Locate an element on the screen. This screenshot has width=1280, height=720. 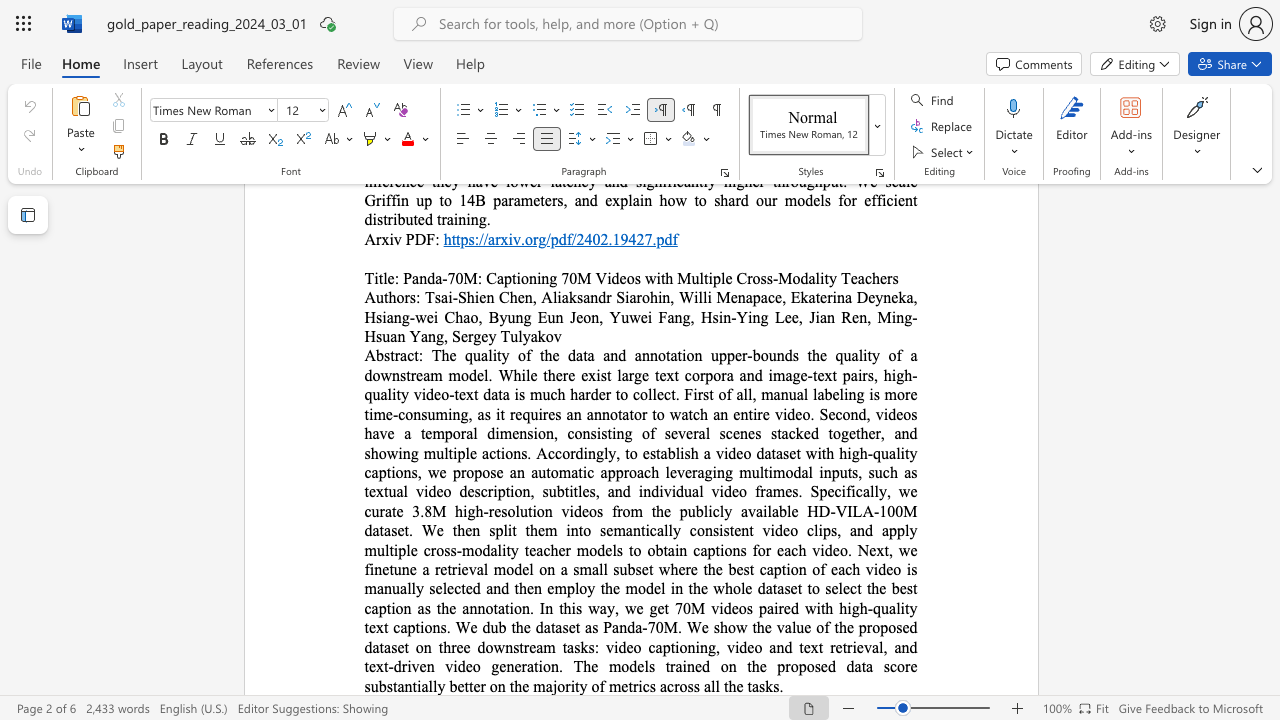
the subset text "taset as Panda-70M. We show the value of the proposed dataset on three downstream tasks: video captioning, video and text retrieval, and text-driven video generation. The models trained on the proposed data score substantially better on the majority of metrics across all the ta" within the text "this way, we get 70M videos paired with high-quality text captions. We dub the dataset as Panda-70M. We show the value of the proposed dataset on three downstream tasks: video captioning, video and text retrieval, and text-driven video generation. The models trained on the proposed data score substantially better on the majority of metrics across all the tasks." is located at coordinates (550, 626).